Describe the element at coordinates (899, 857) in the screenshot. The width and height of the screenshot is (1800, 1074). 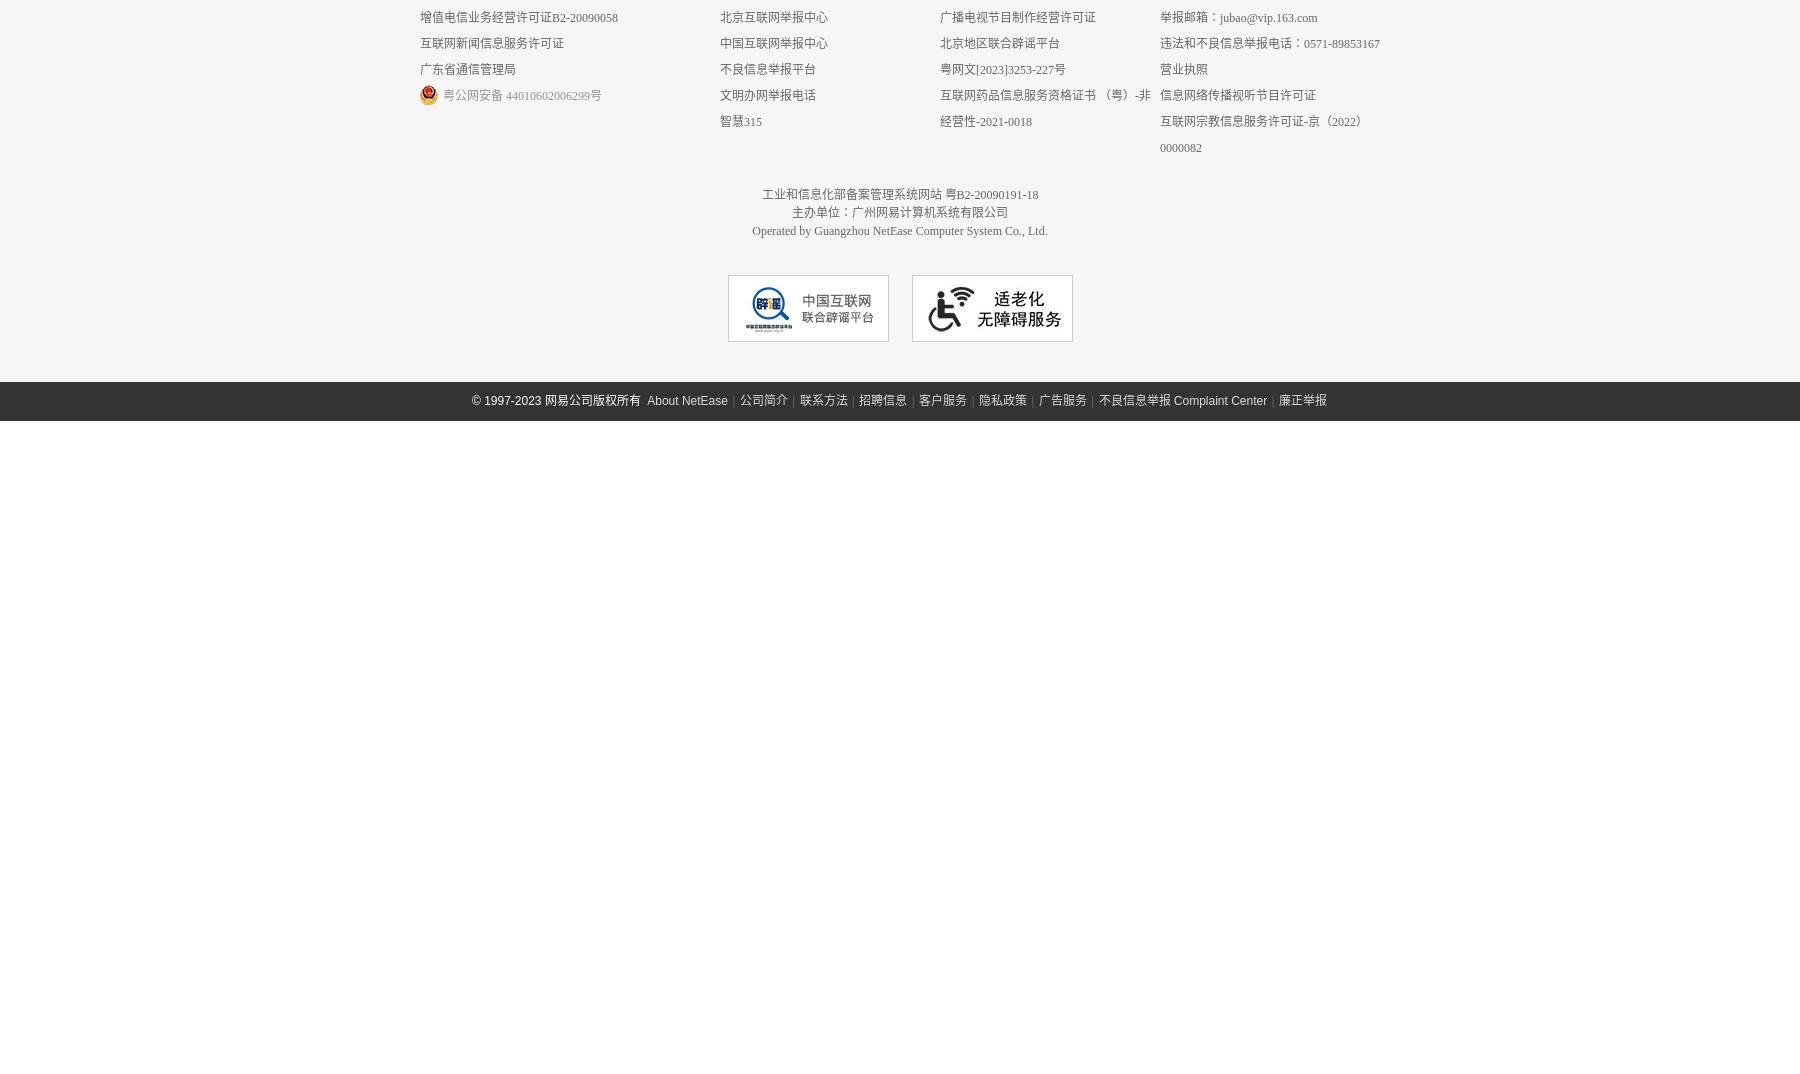
I see `'工业和信息化部备案管理系统网站 粤B2-20090191-18'` at that location.